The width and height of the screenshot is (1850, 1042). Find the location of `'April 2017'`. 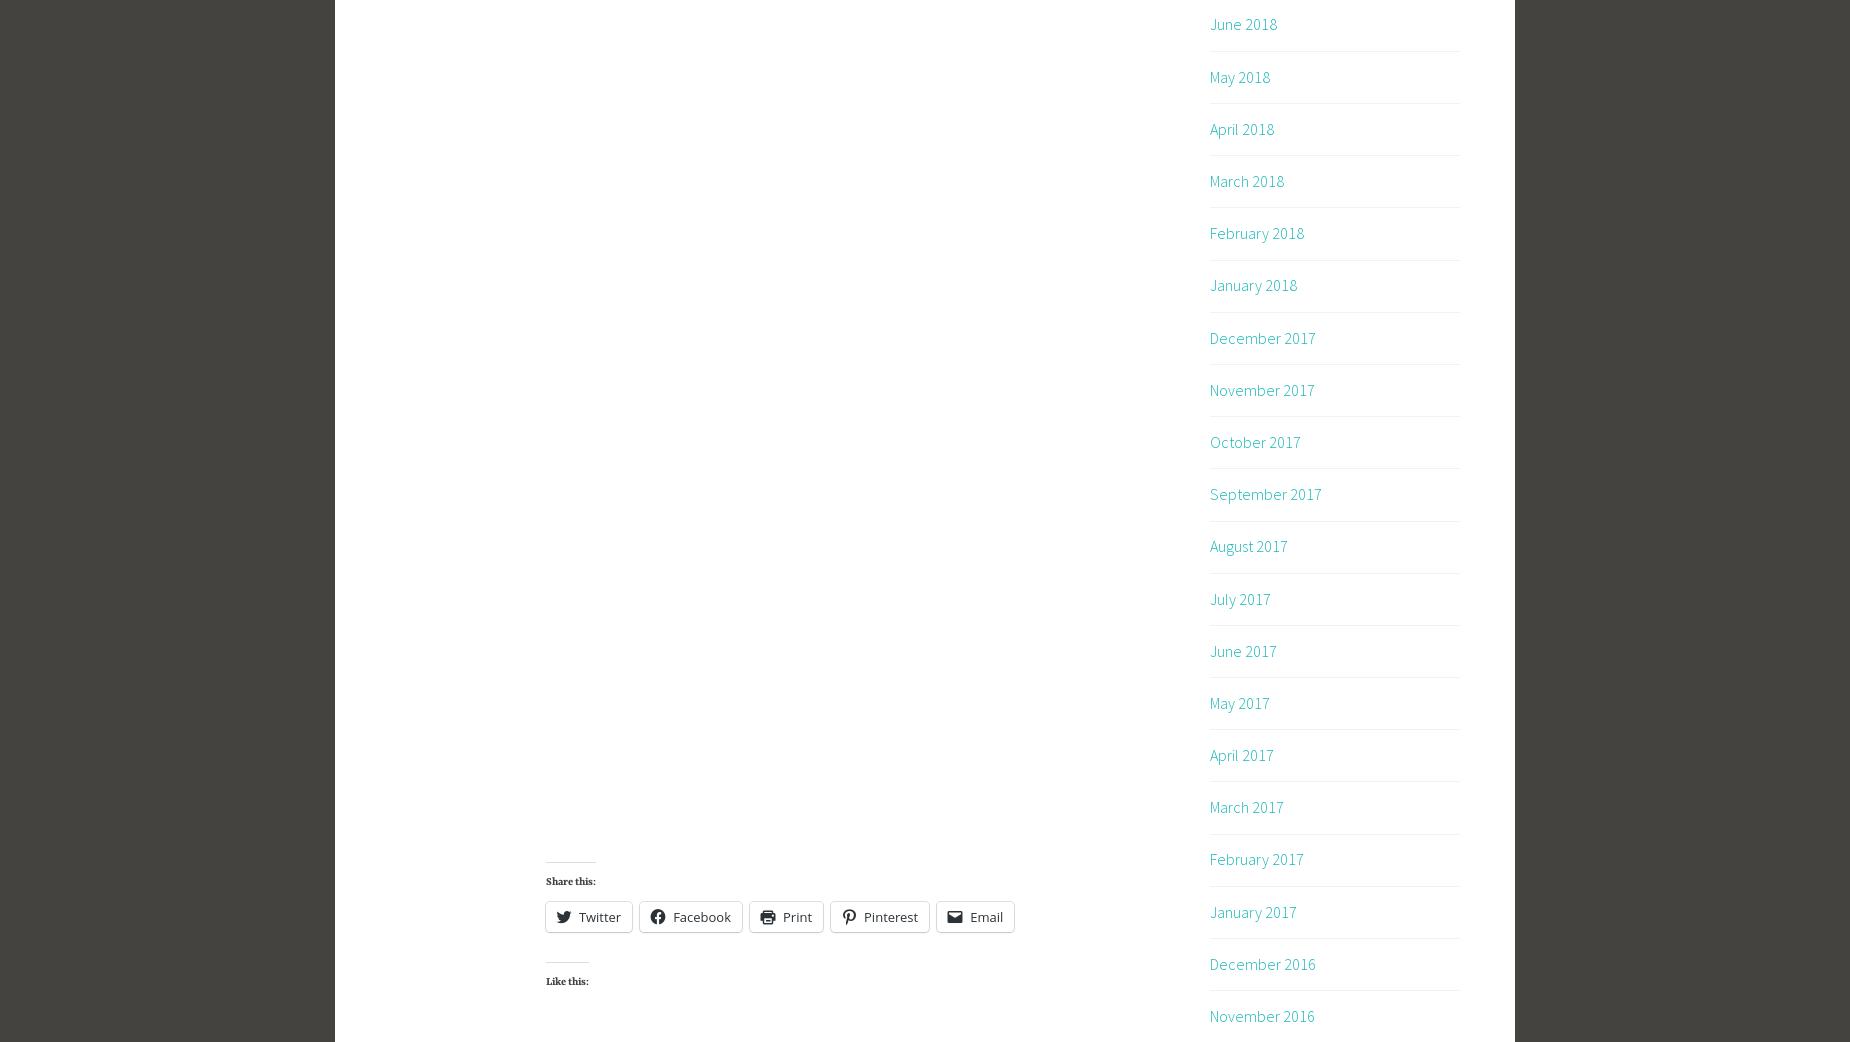

'April 2017' is located at coordinates (1241, 754).